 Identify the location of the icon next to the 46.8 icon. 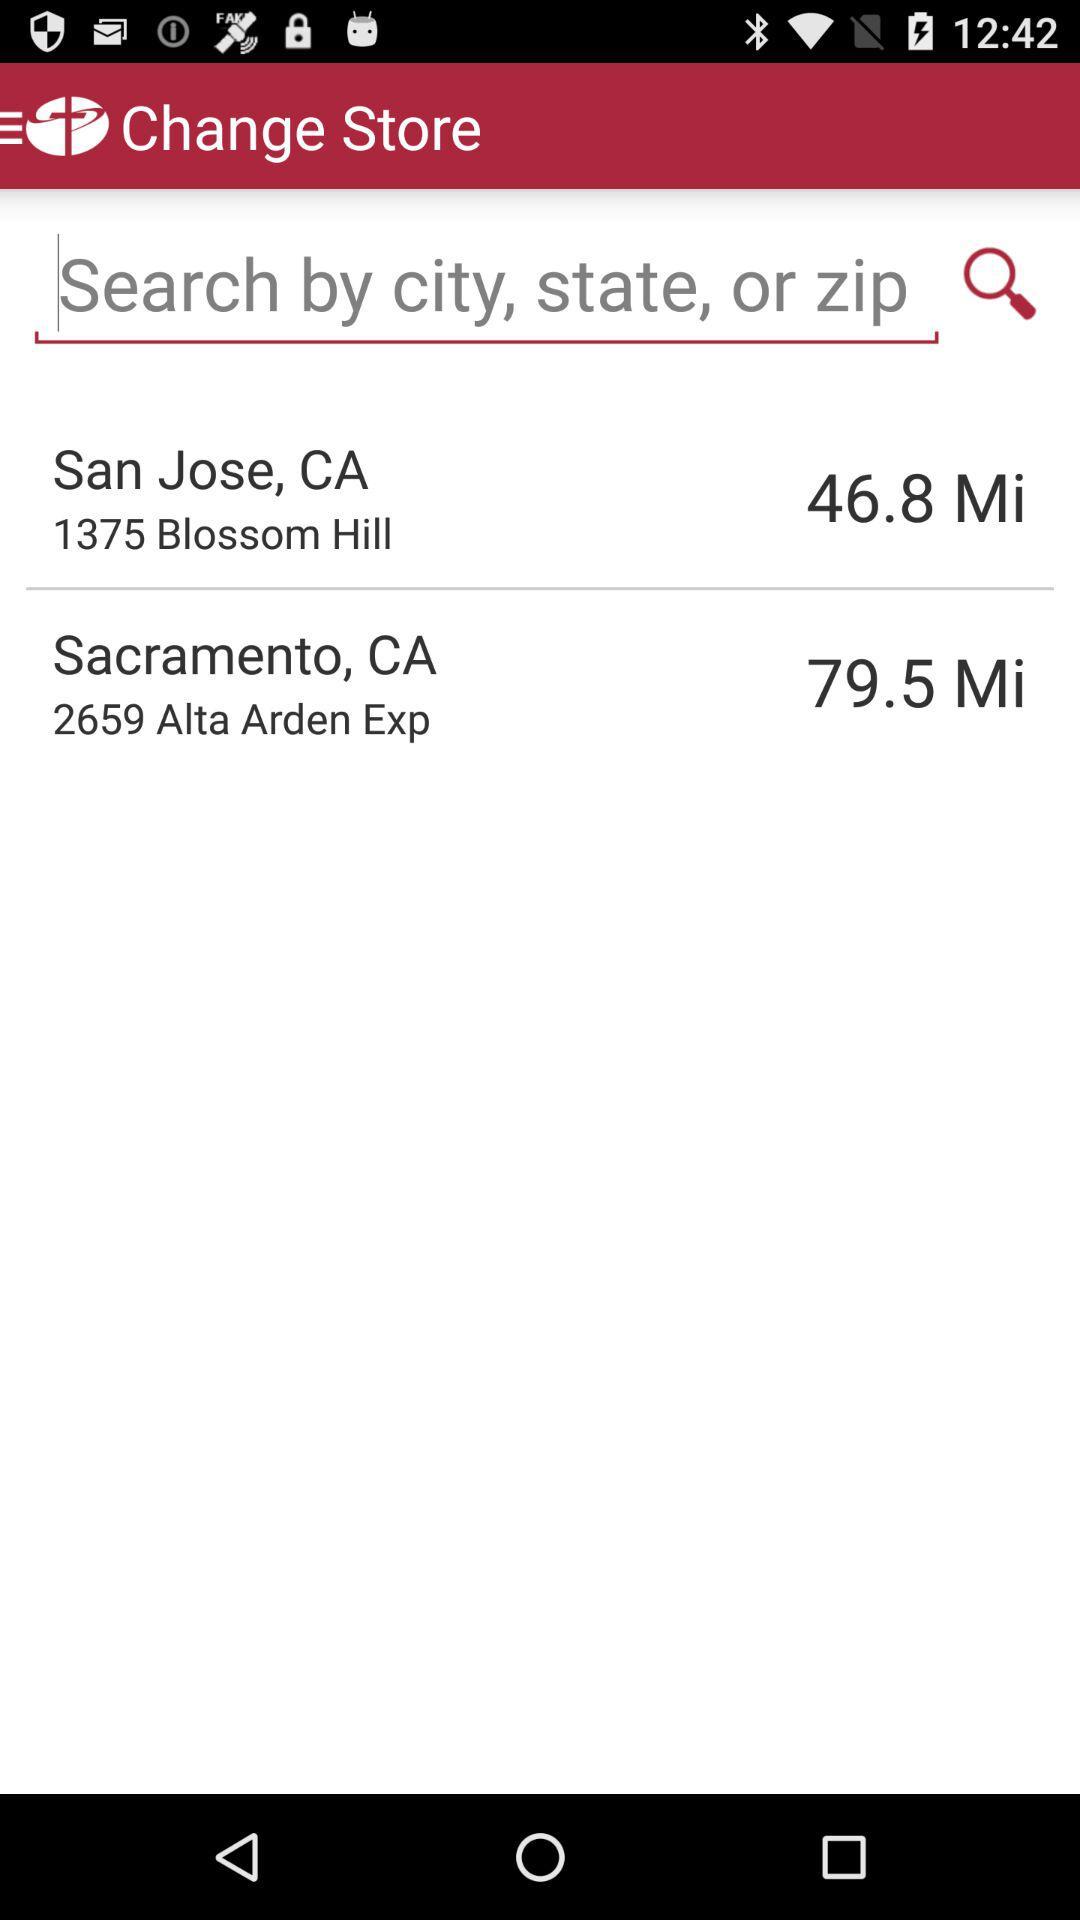
(222, 532).